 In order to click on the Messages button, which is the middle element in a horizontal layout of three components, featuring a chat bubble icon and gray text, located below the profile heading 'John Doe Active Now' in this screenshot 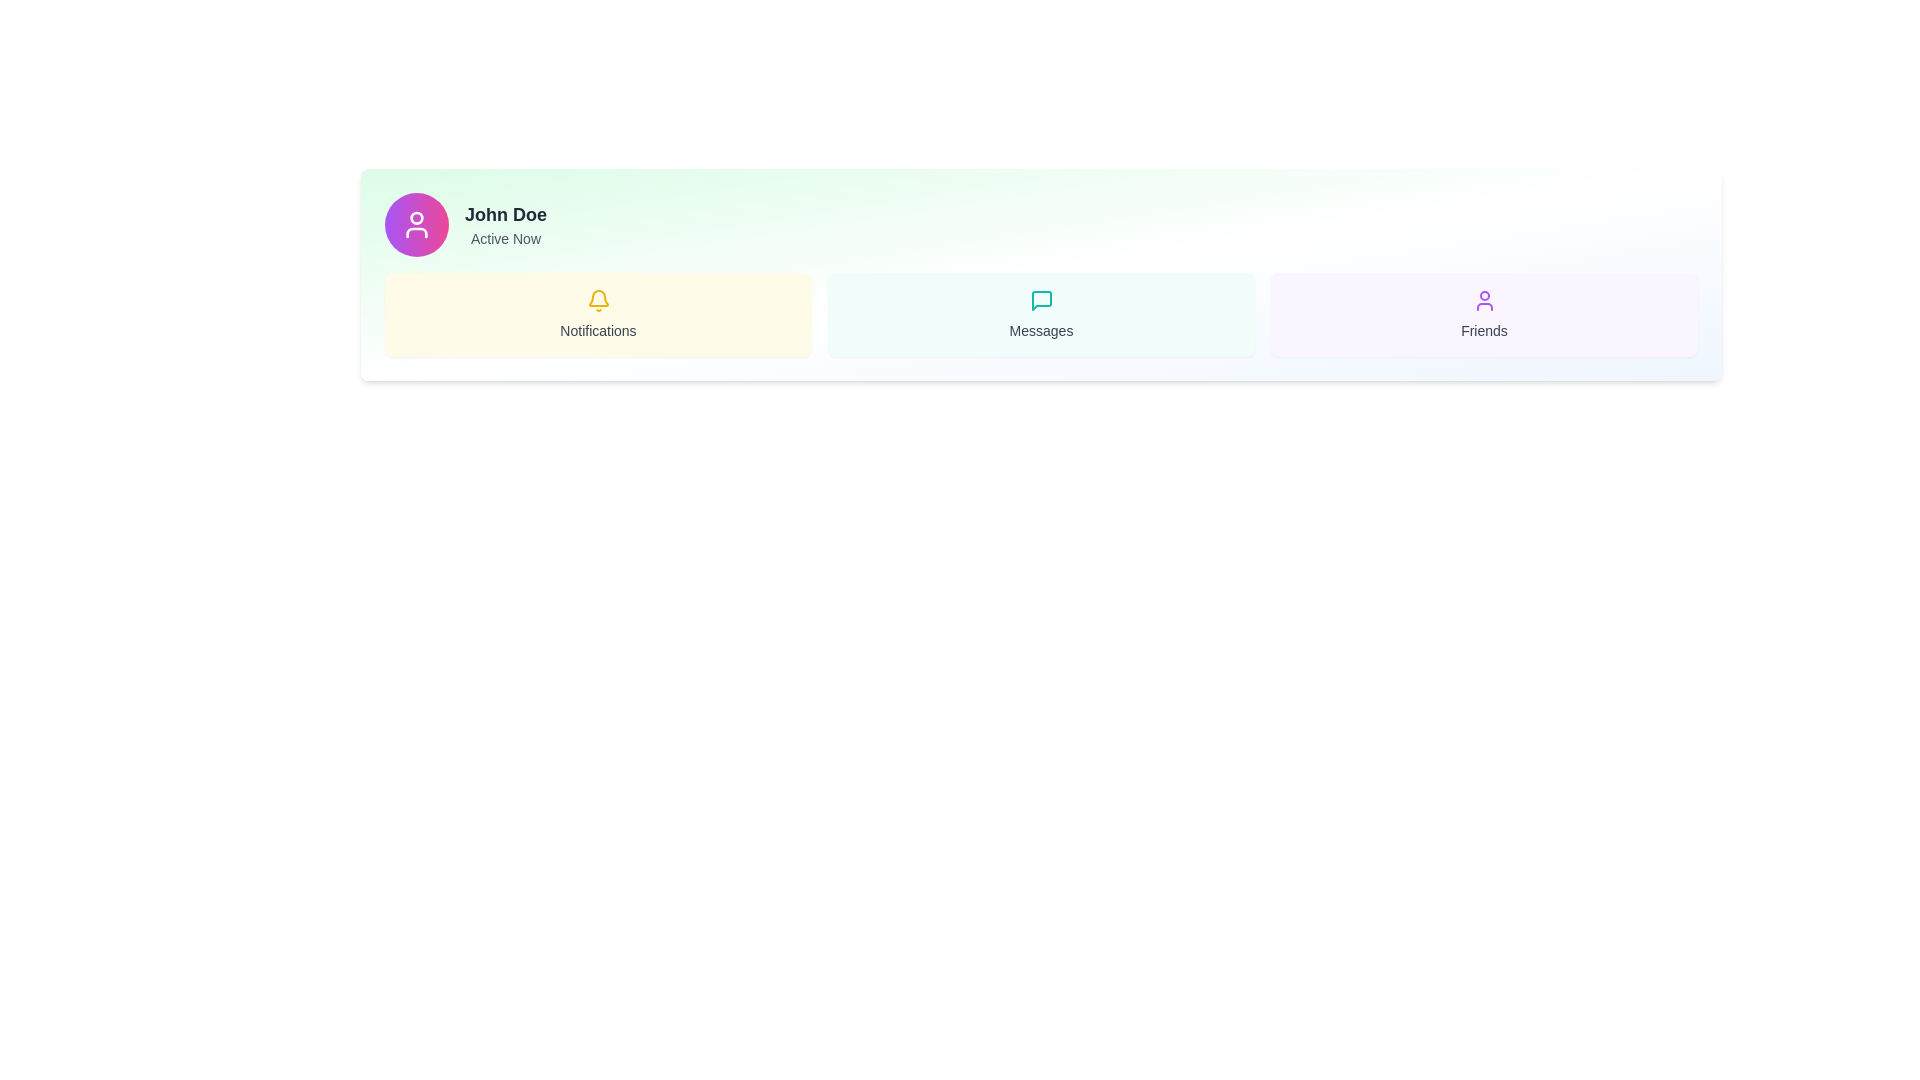, I will do `click(1040, 315)`.